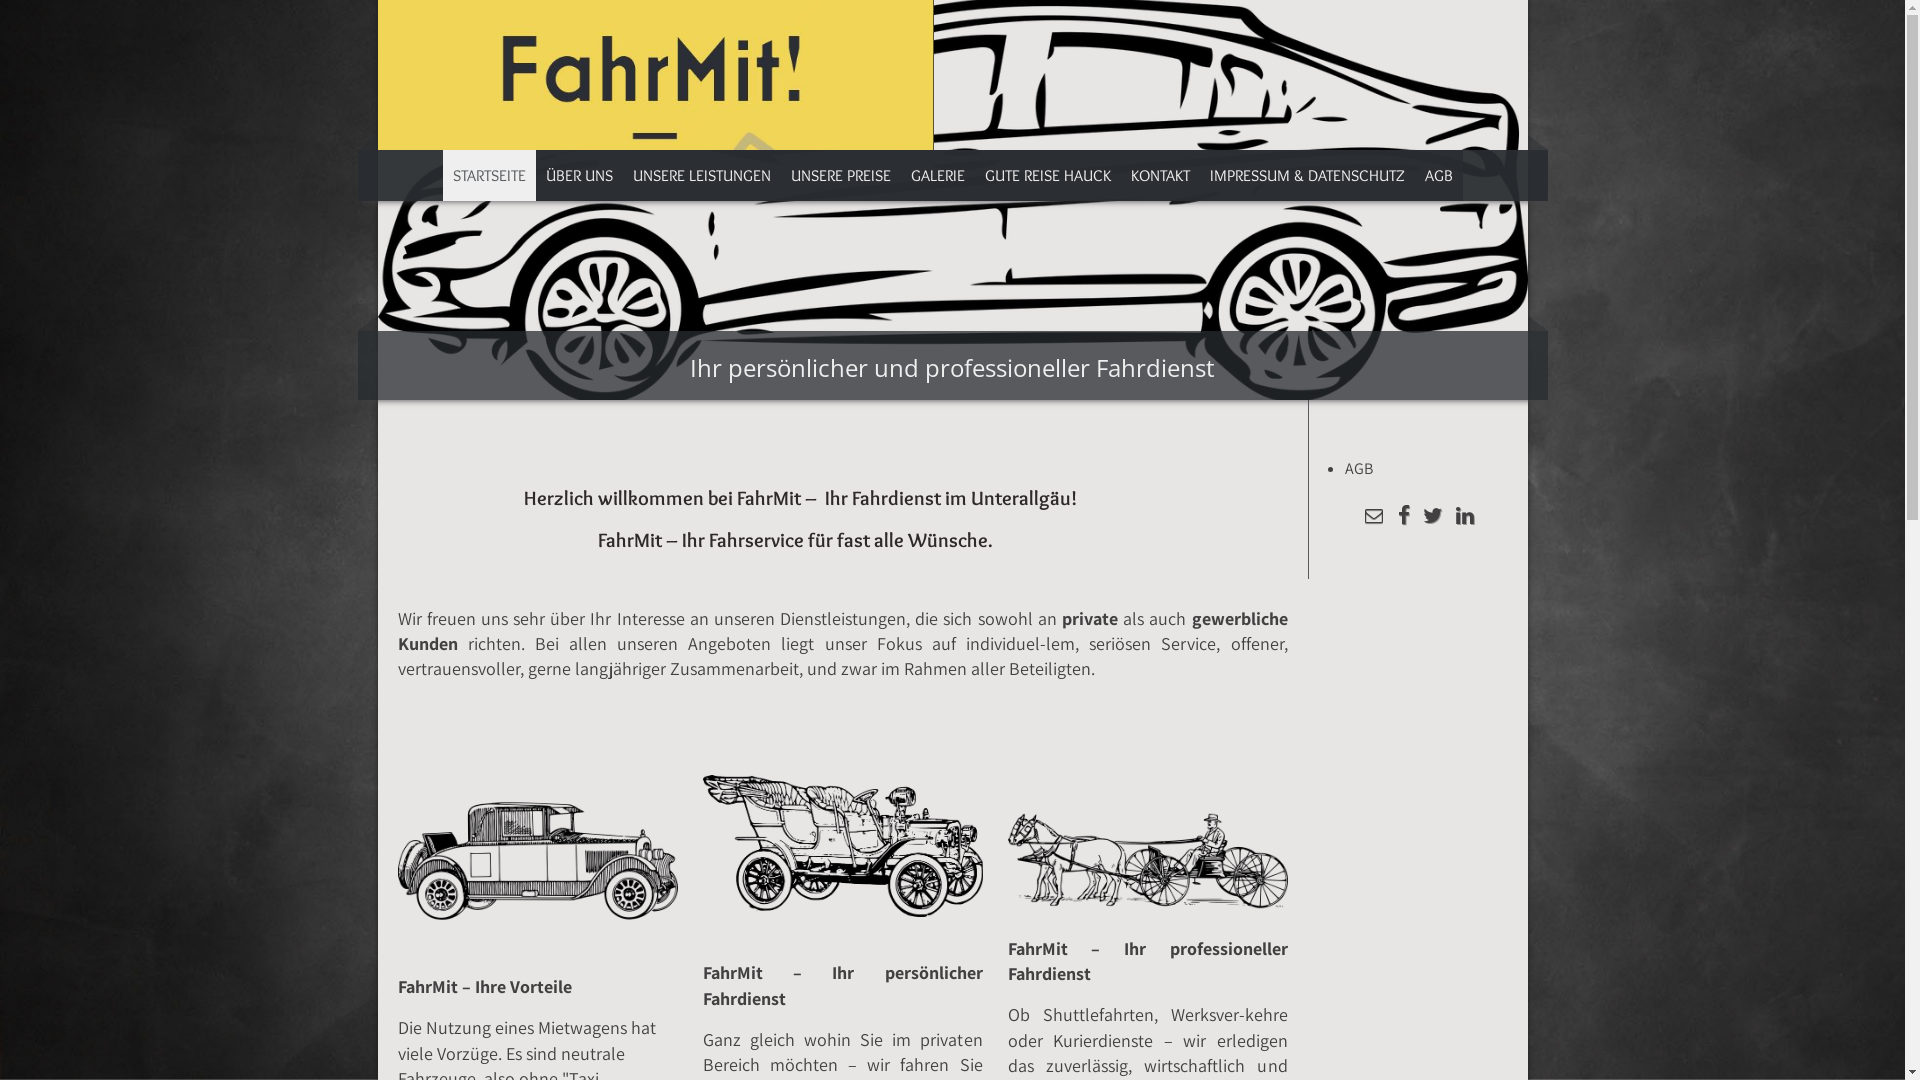  What do you see at coordinates (1449, 516) in the screenshot?
I see `'LinkedIn'` at bounding box center [1449, 516].